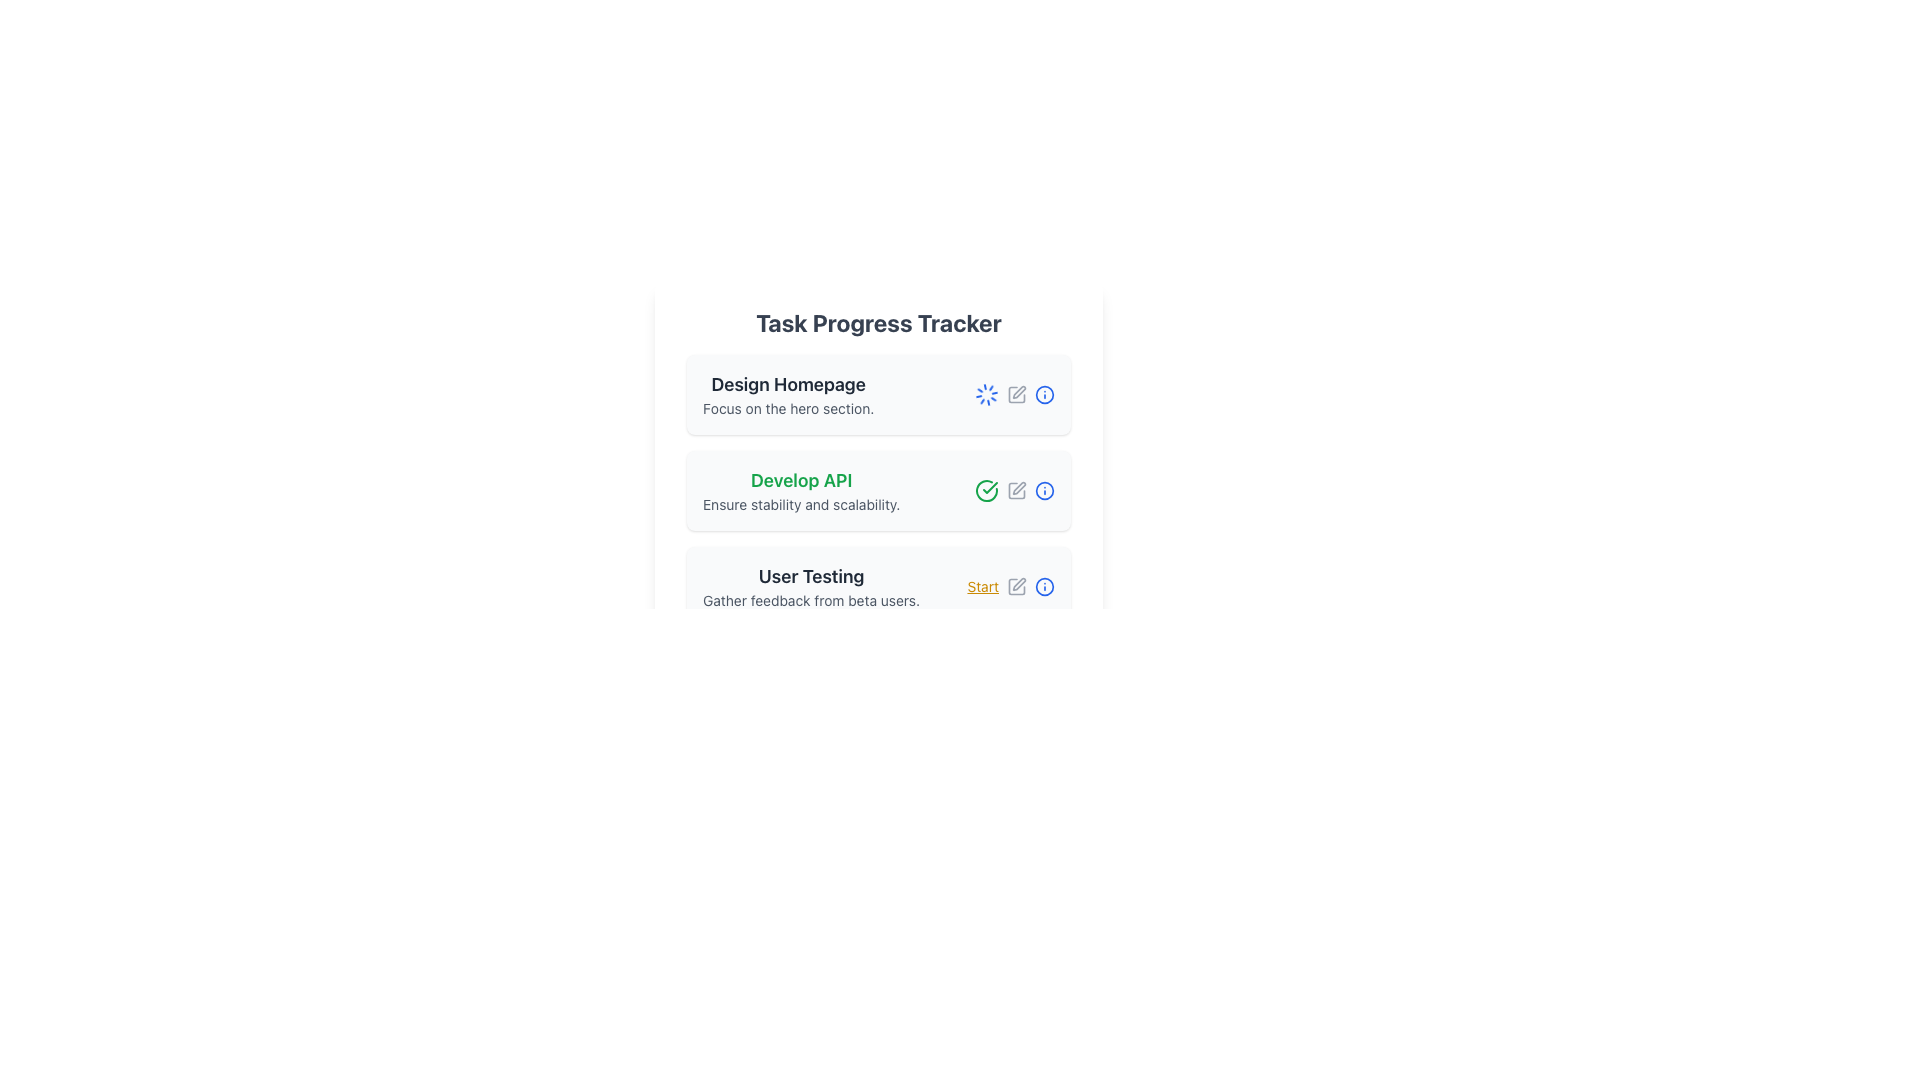 Image resolution: width=1920 pixels, height=1080 pixels. What do you see at coordinates (801, 490) in the screenshot?
I see `the static text block containing 'Develop API' and 'Ensure stability and scalability' which is styled with a bold green font and smaller gray font, located between 'Design Homepage' and 'User Testing'` at bounding box center [801, 490].